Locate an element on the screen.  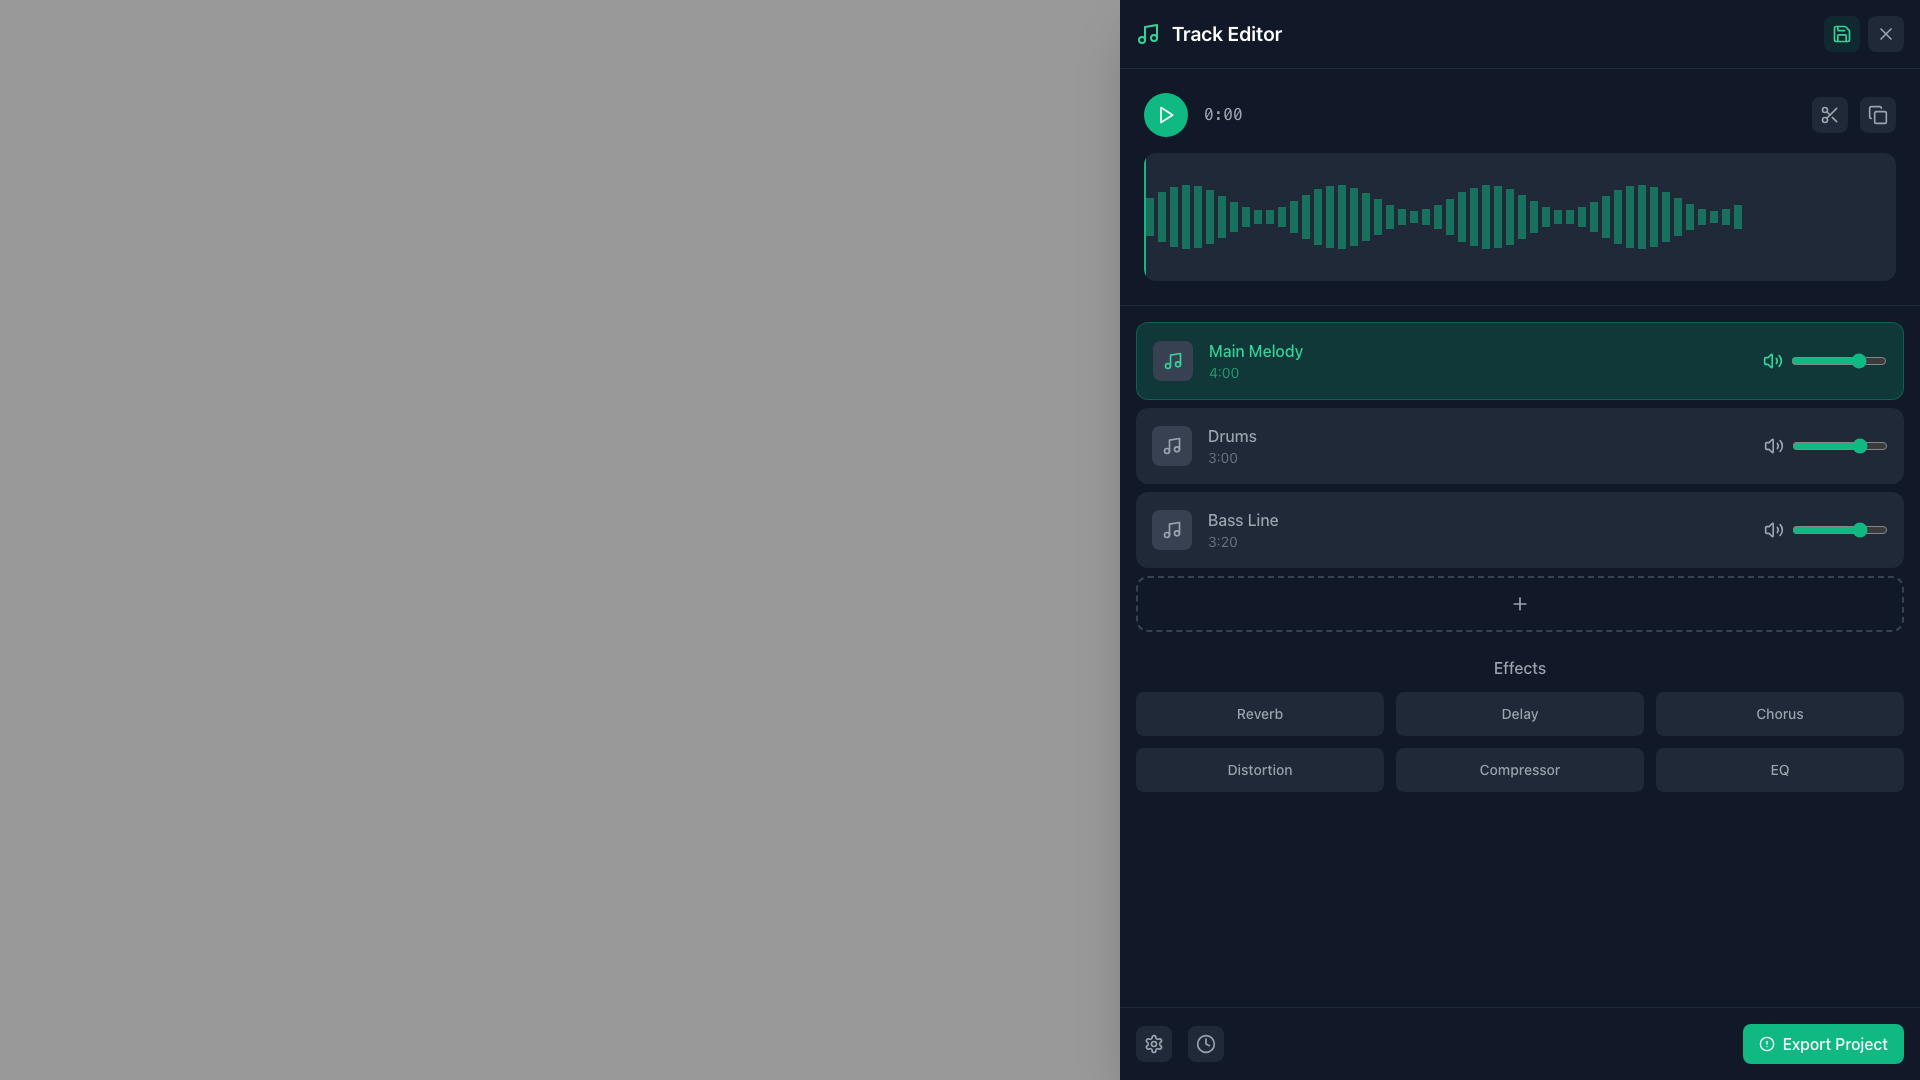
the music note icon located in the Drums section of the Track Editor to guide interactions for its associated Drums section is located at coordinates (1171, 445).